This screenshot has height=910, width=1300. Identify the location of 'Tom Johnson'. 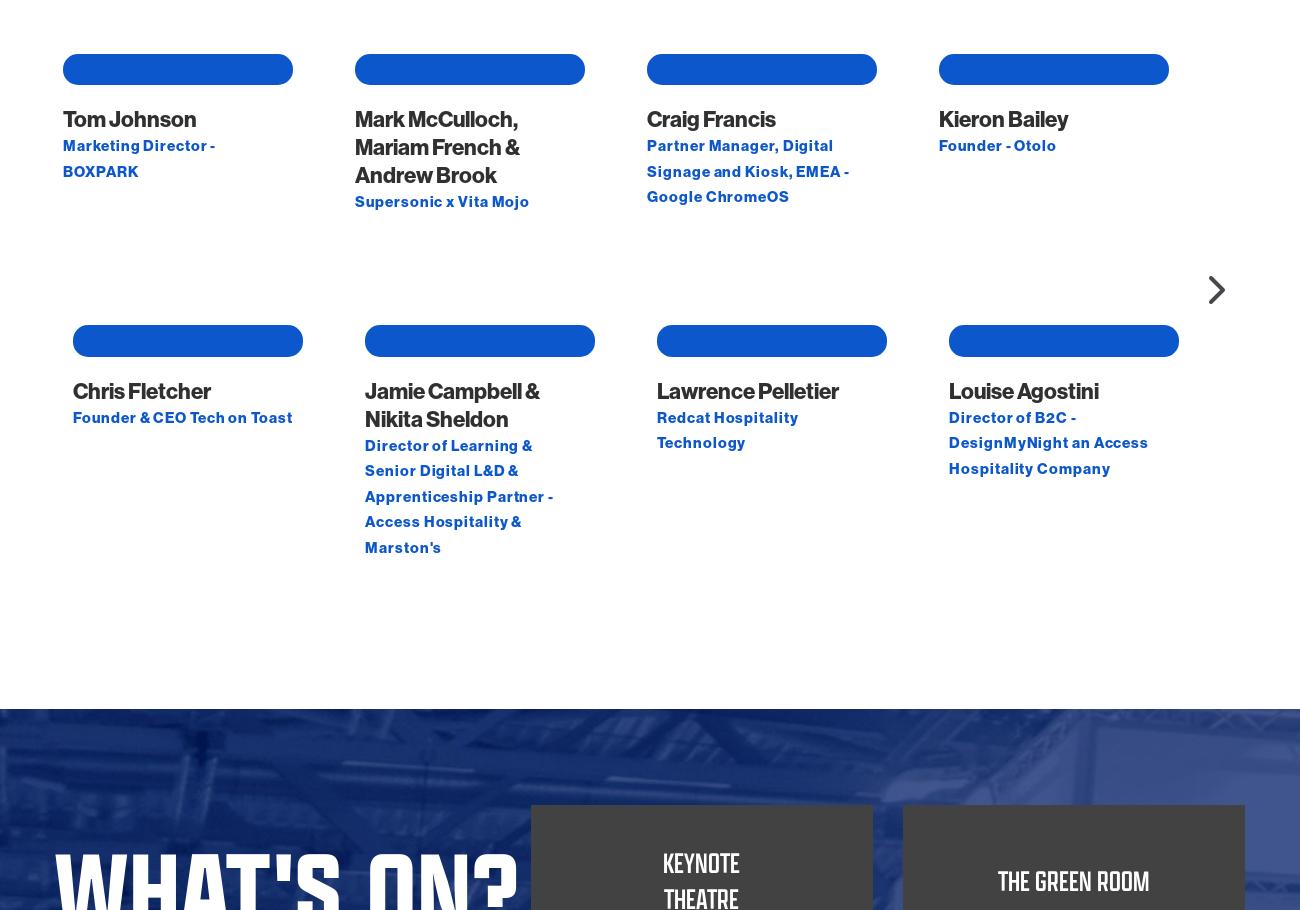
(129, 317).